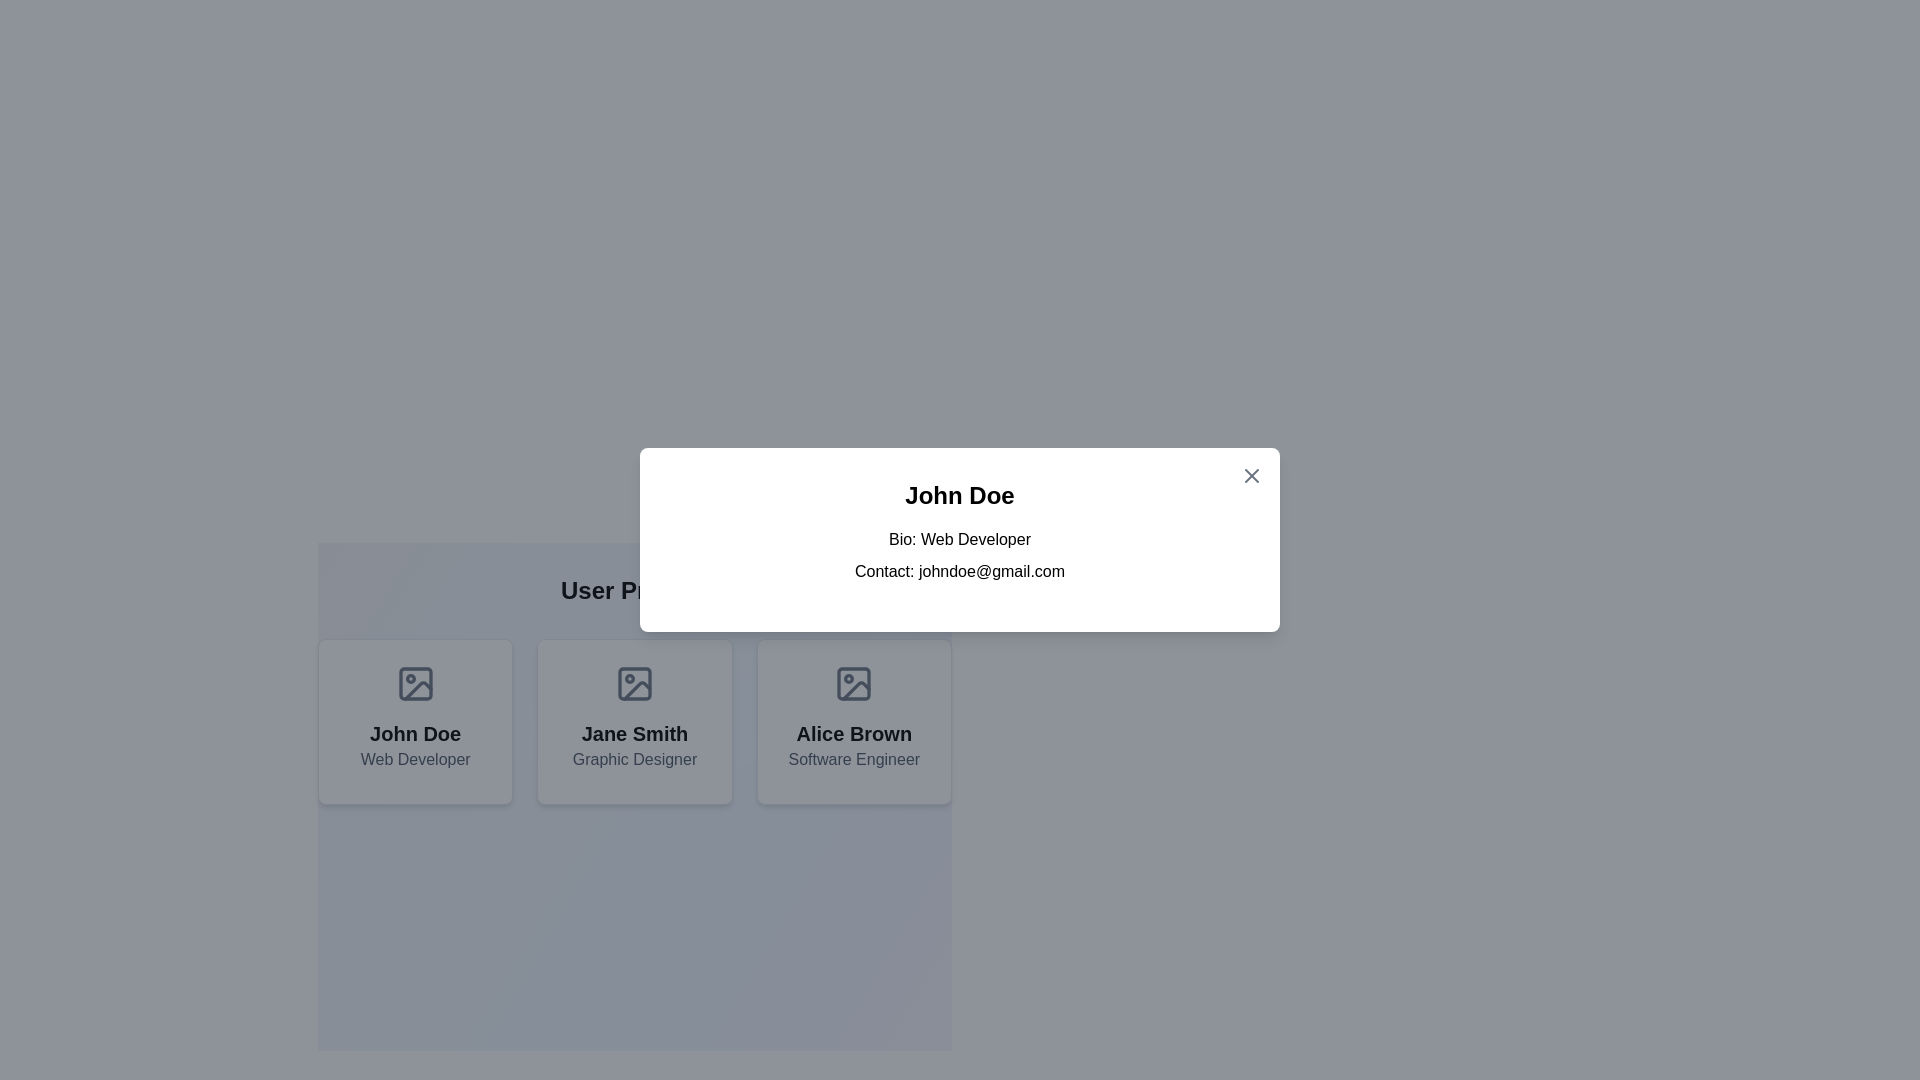  Describe the element at coordinates (854, 682) in the screenshot. I see `the graphical icon within the card layout for 'Alice Brown', which features a gray outlined rectangle enclosing a circle and a line segment intersecting it` at that location.